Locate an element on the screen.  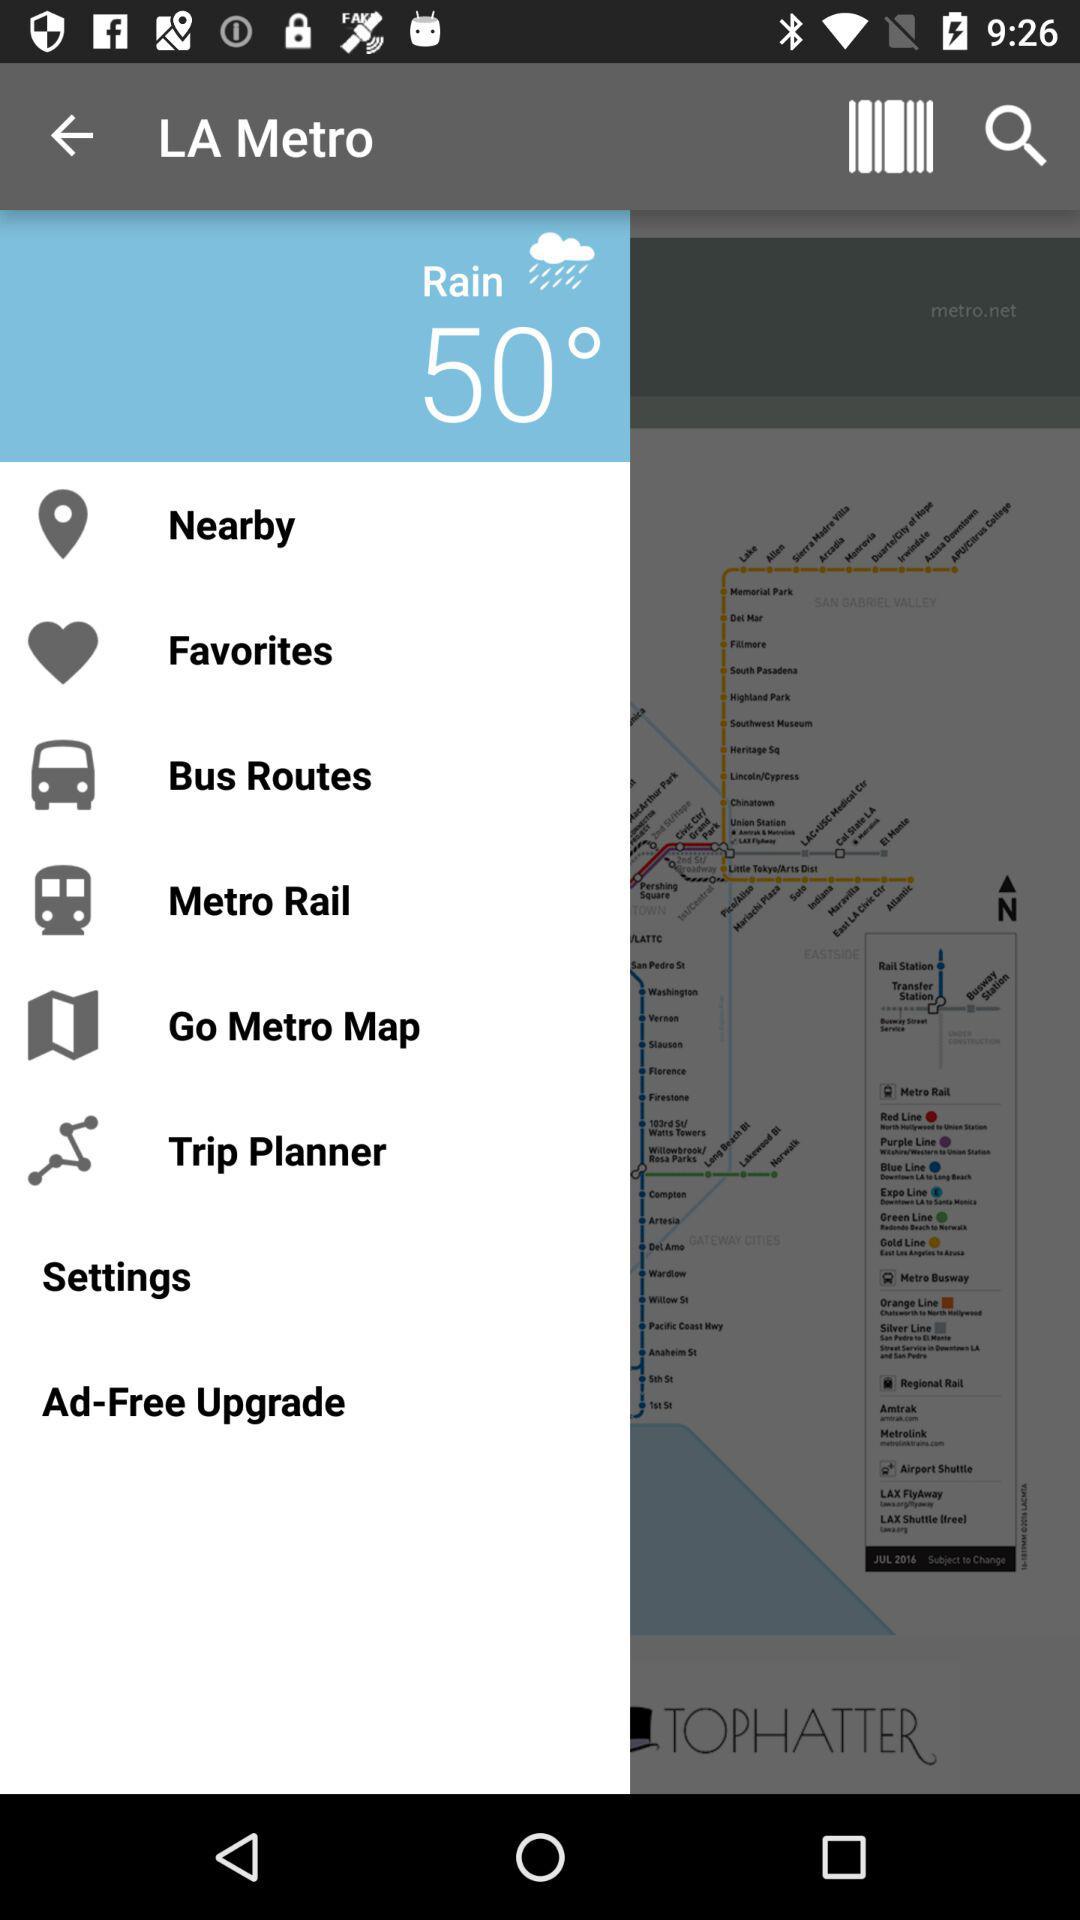
app next to la metro icon is located at coordinates (72, 135).